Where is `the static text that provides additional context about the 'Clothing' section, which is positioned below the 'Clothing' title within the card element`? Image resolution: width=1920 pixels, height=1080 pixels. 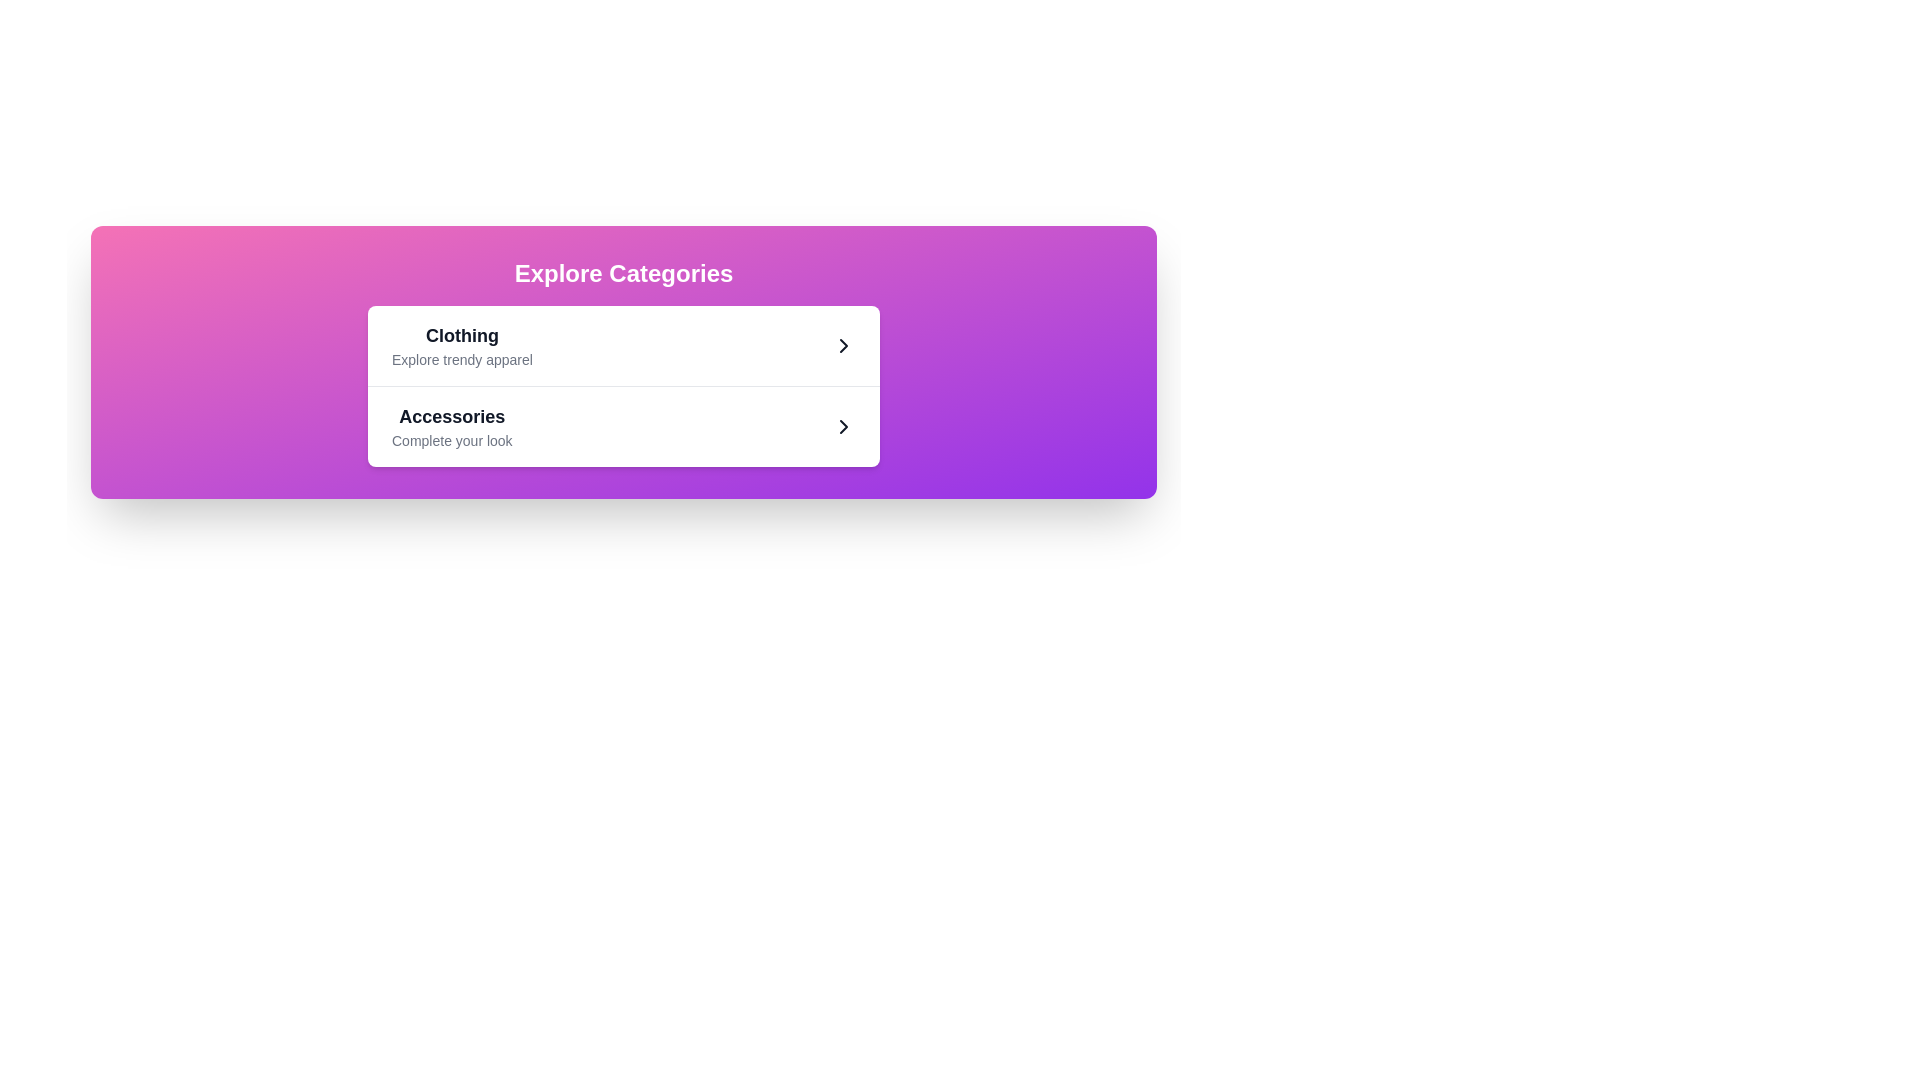
the static text that provides additional context about the 'Clothing' section, which is positioned below the 'Clothing' title within the card element is located at coordinates (461, 358).